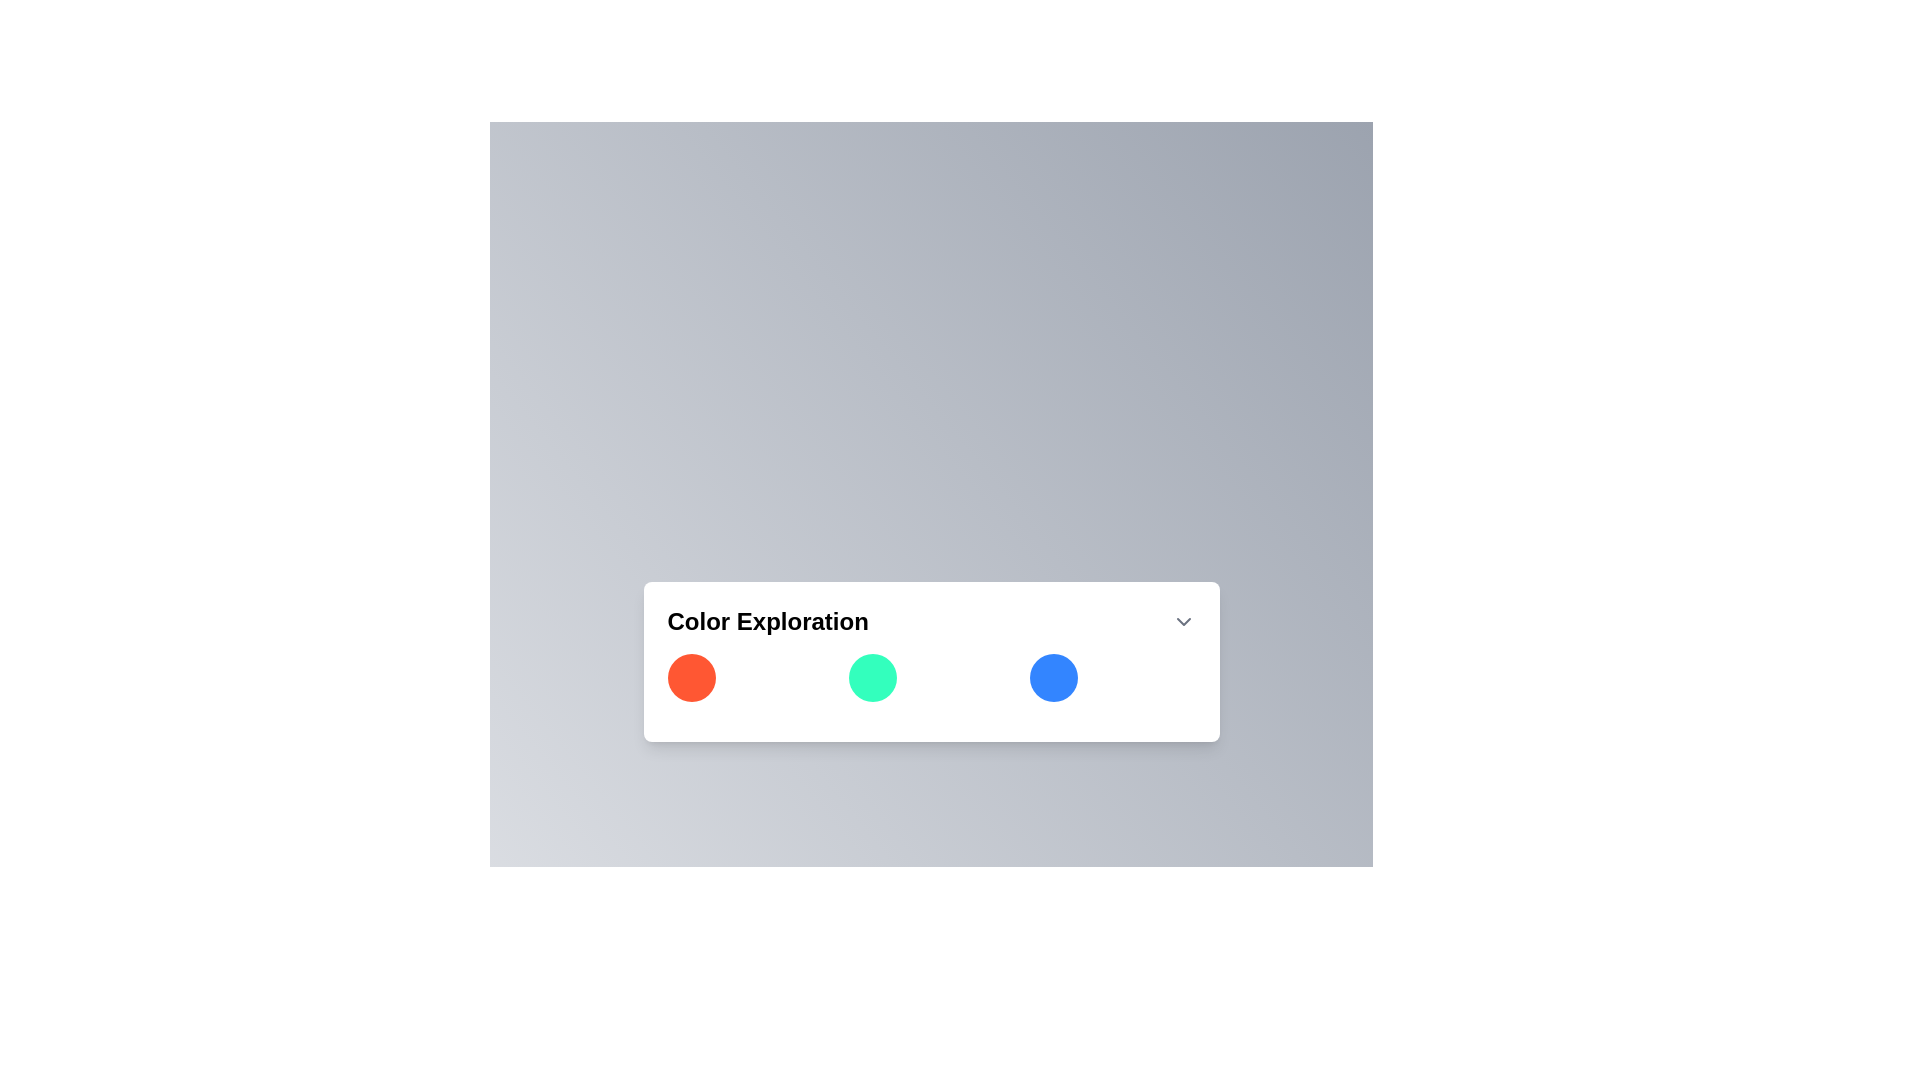 The width and height of the screenshot is (1920, 1080). What do you see at coordinates (1053, 677) in the screenshot?
I see `the third circular button in the color selection interface located under the 'Color Exploration' title` at bounding box center [1053, 677].